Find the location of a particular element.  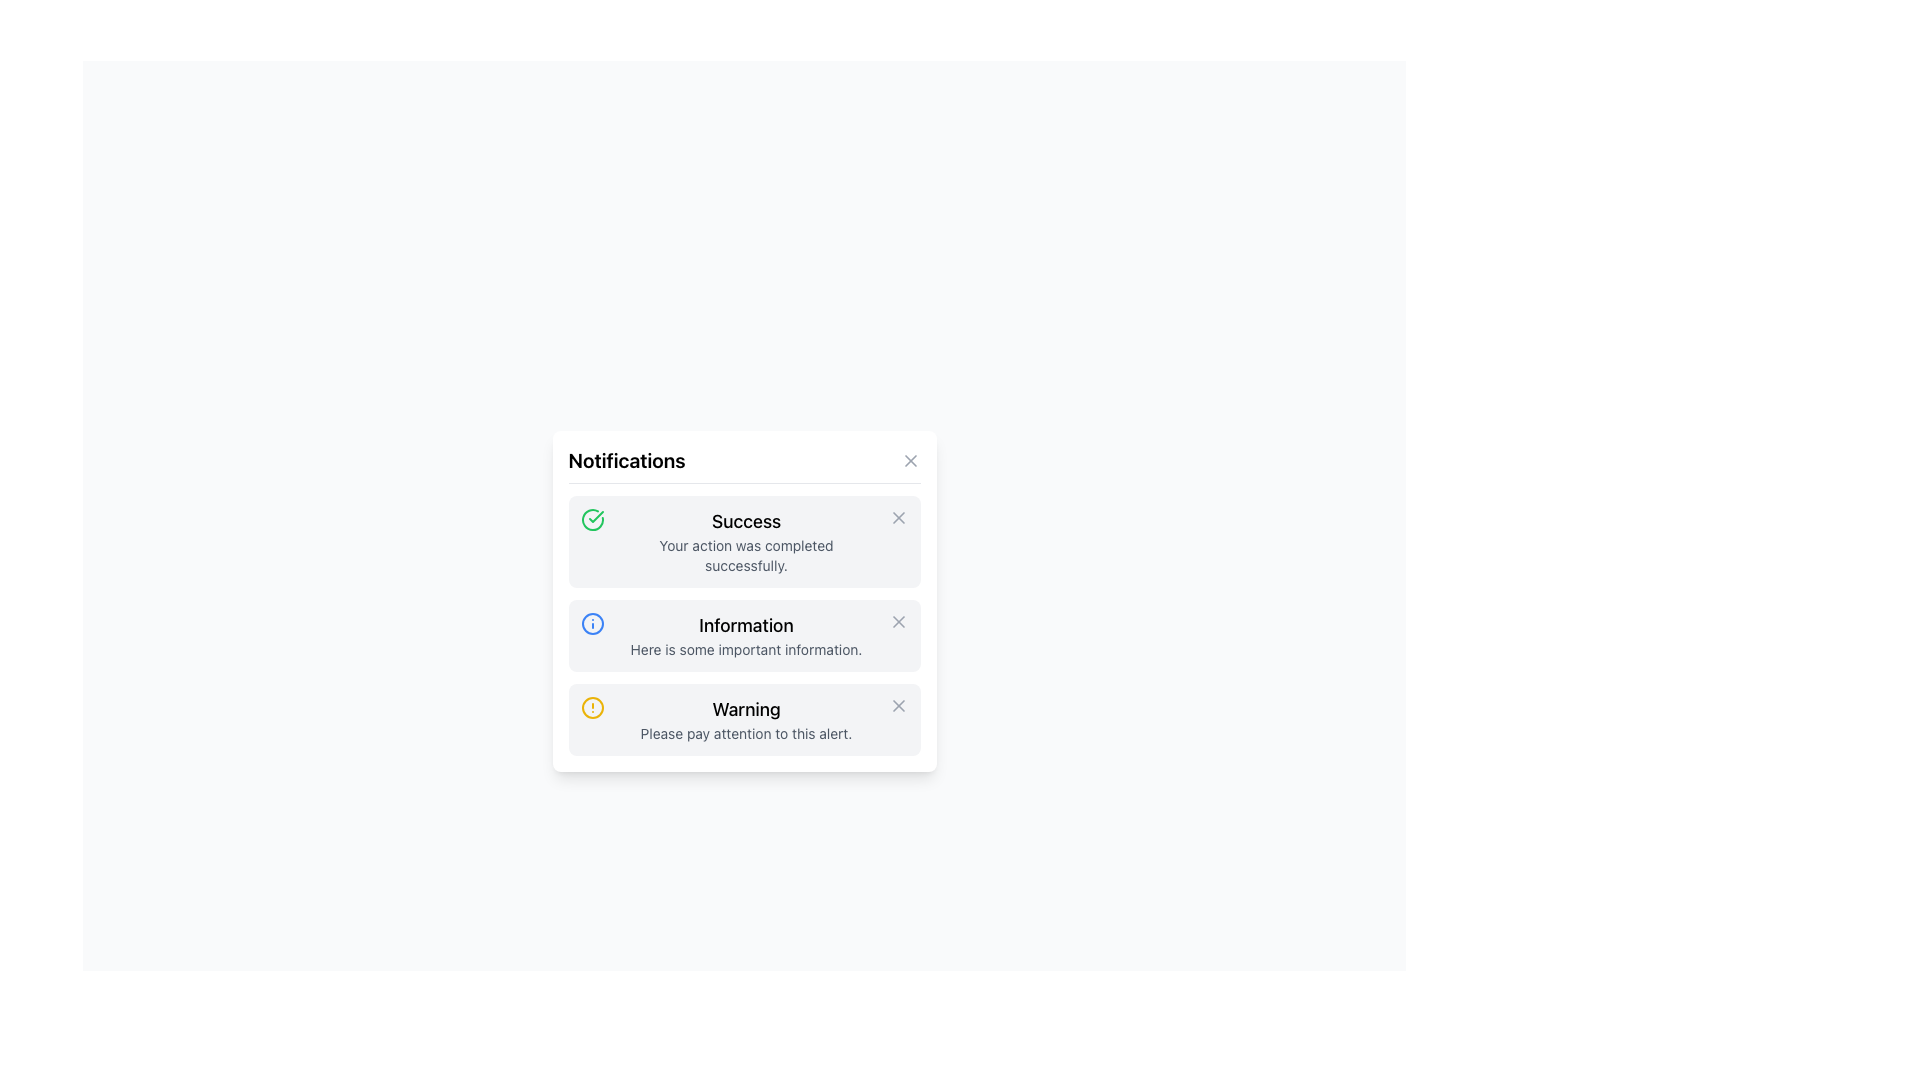

the 'X' icon shaped button in the rightmost part of the 'Success' notification box is located at coordinates (897, 516).